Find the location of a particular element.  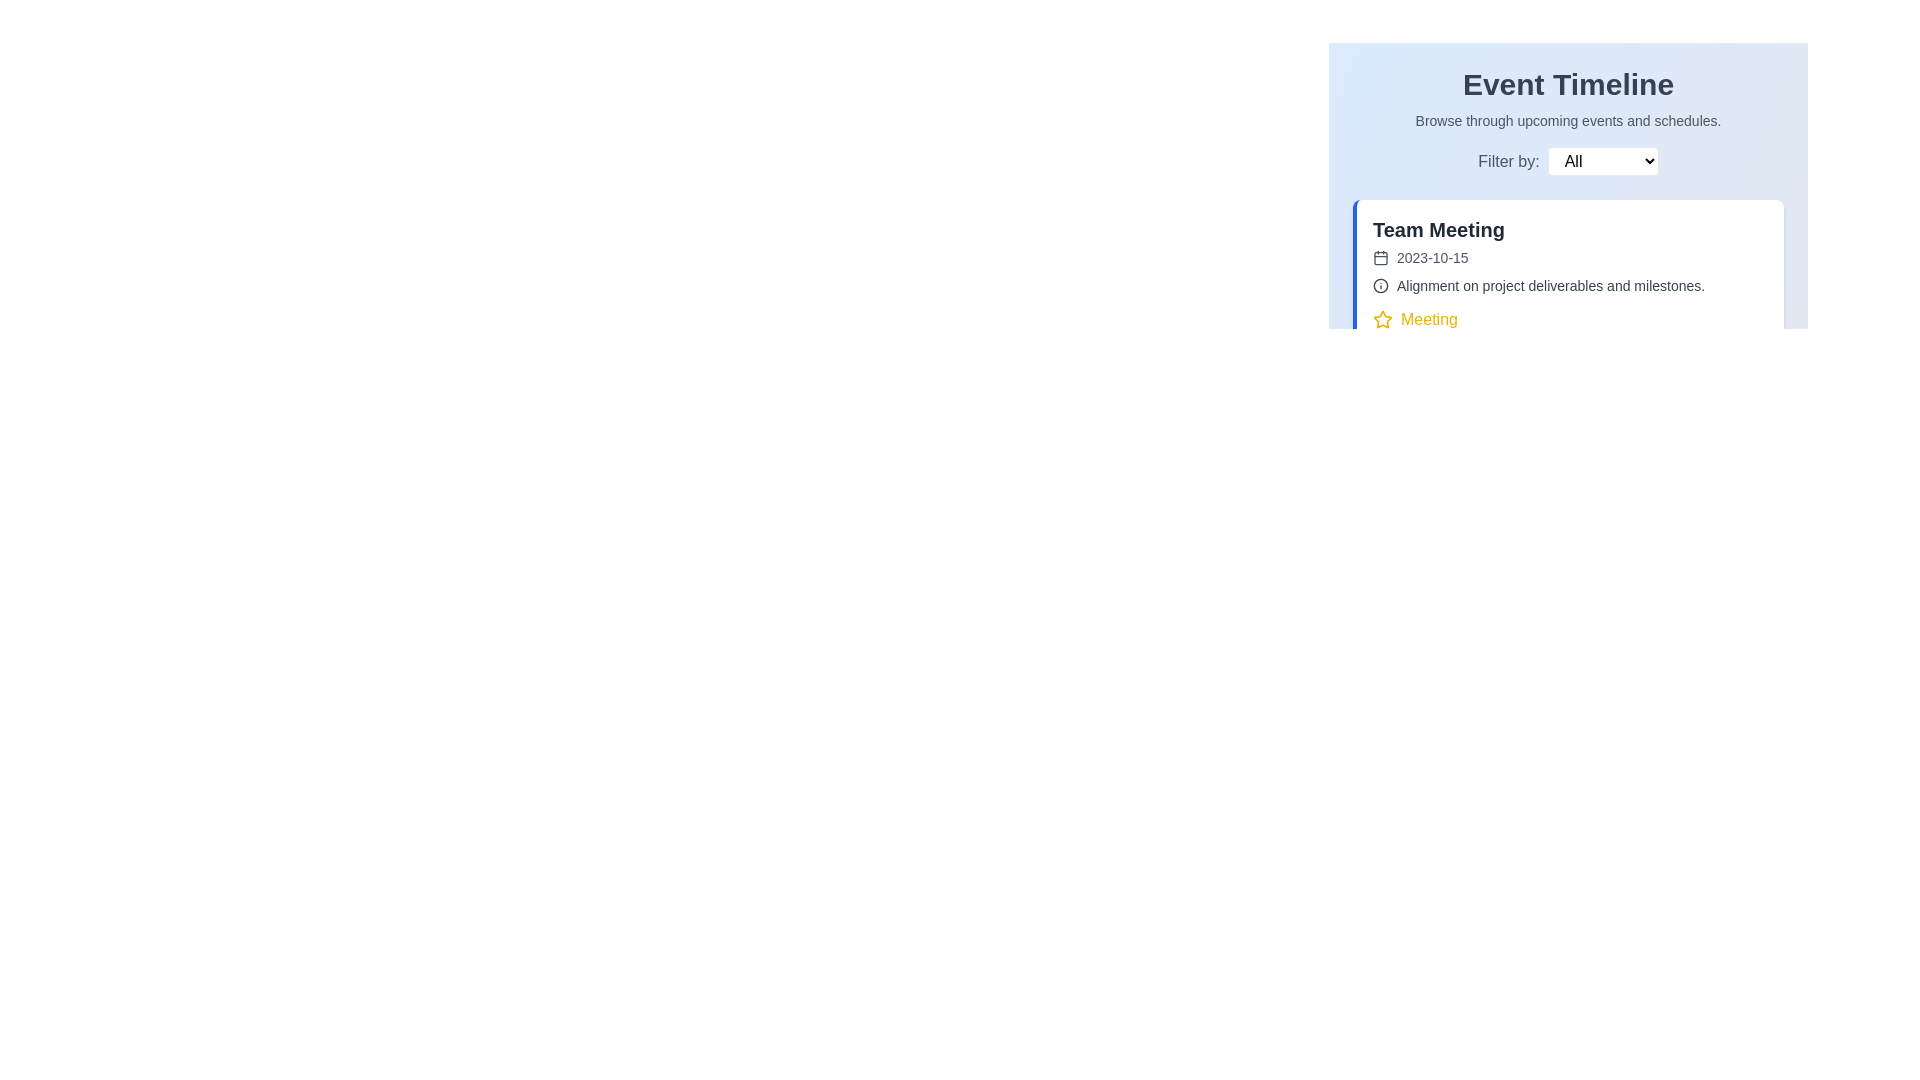

the static text that reads 'Browse through upcoming events and schedules.', which is styled in a small gray font and located beneath the 'Event Timeline' heading is located at coordinates (1567, 120).